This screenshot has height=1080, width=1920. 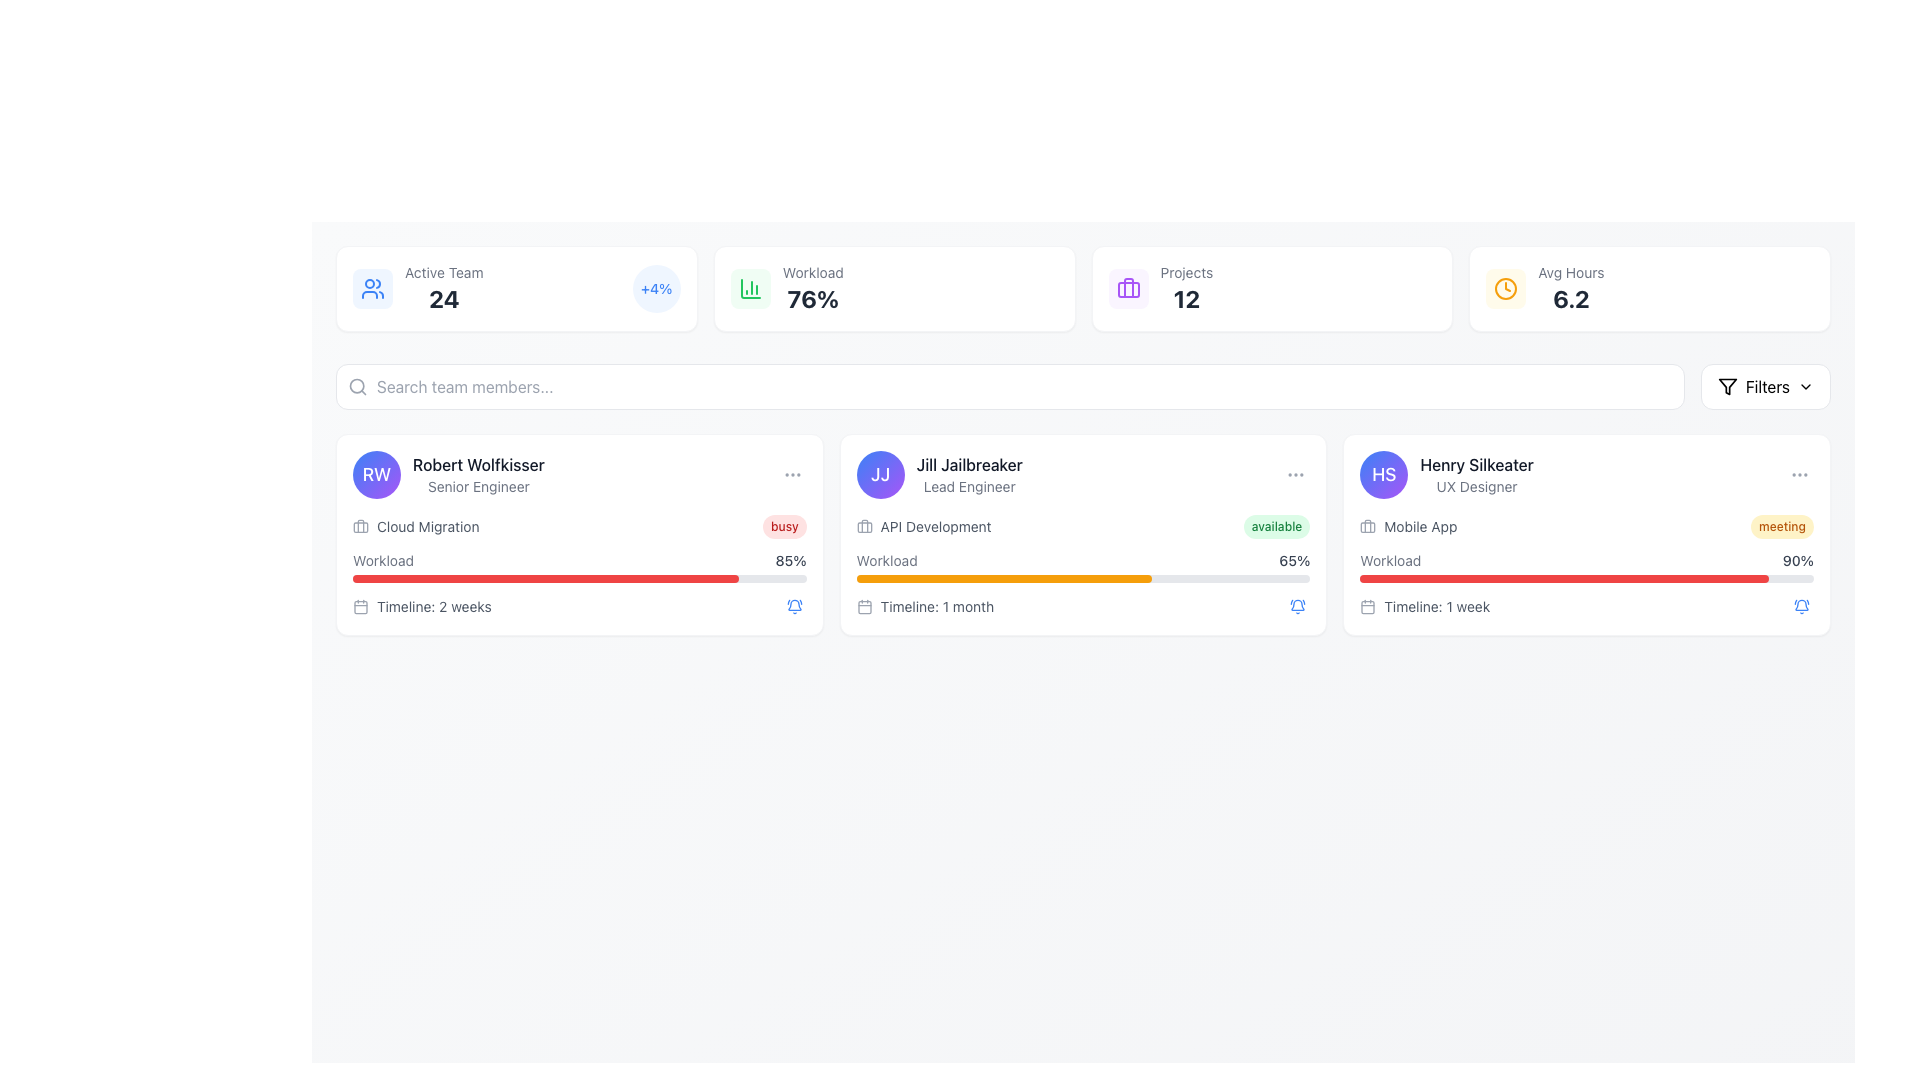 I want to click on the filled section of the progress bar in the 'Workload' section of the card labeled 'Jill Jailbreaker', which is represented by an amber-colored rectangular bar with rounded edges, indicating 65% progress, so click(x=1004, y=578).